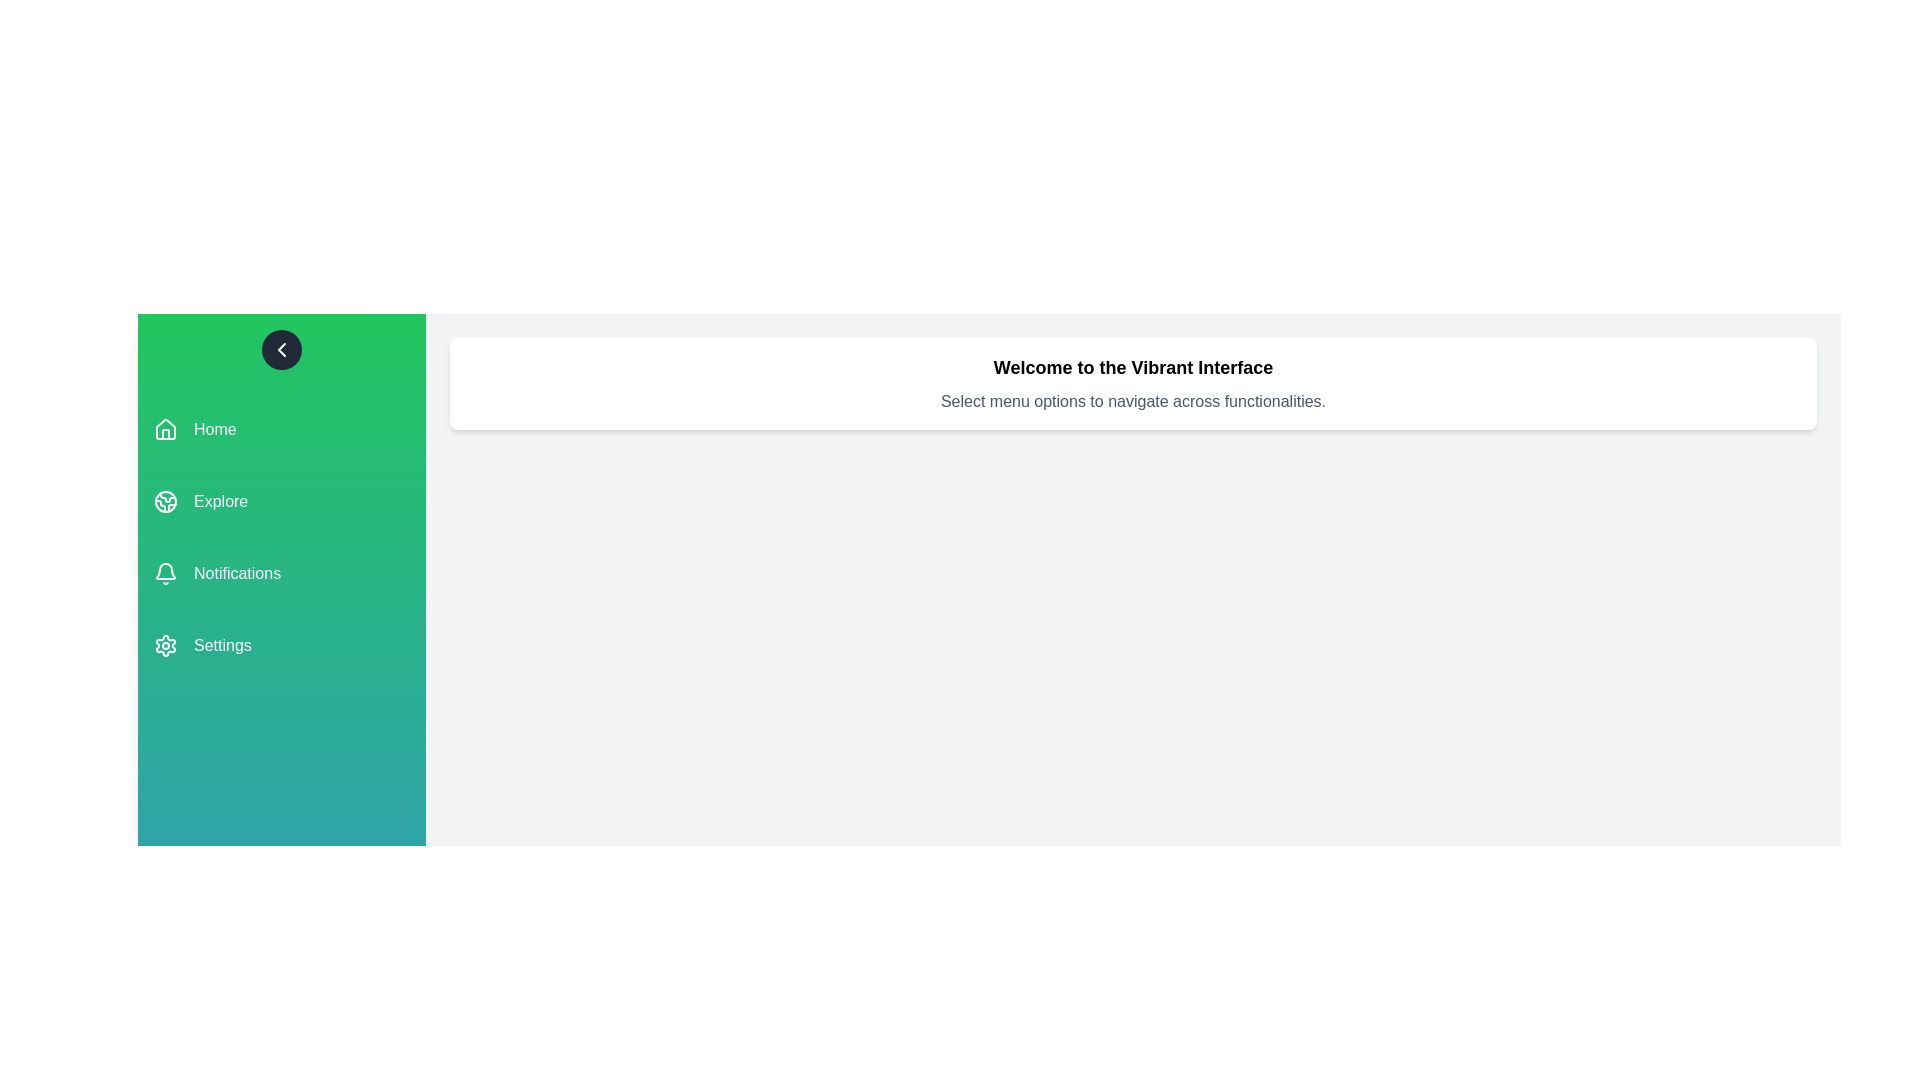 This screenshot has width=1920, height=1080. What do you see at coordinates (281, 428) in the screenshot?
I see `the menu item Home to view its hover effect` at bounding box center [281, 428].